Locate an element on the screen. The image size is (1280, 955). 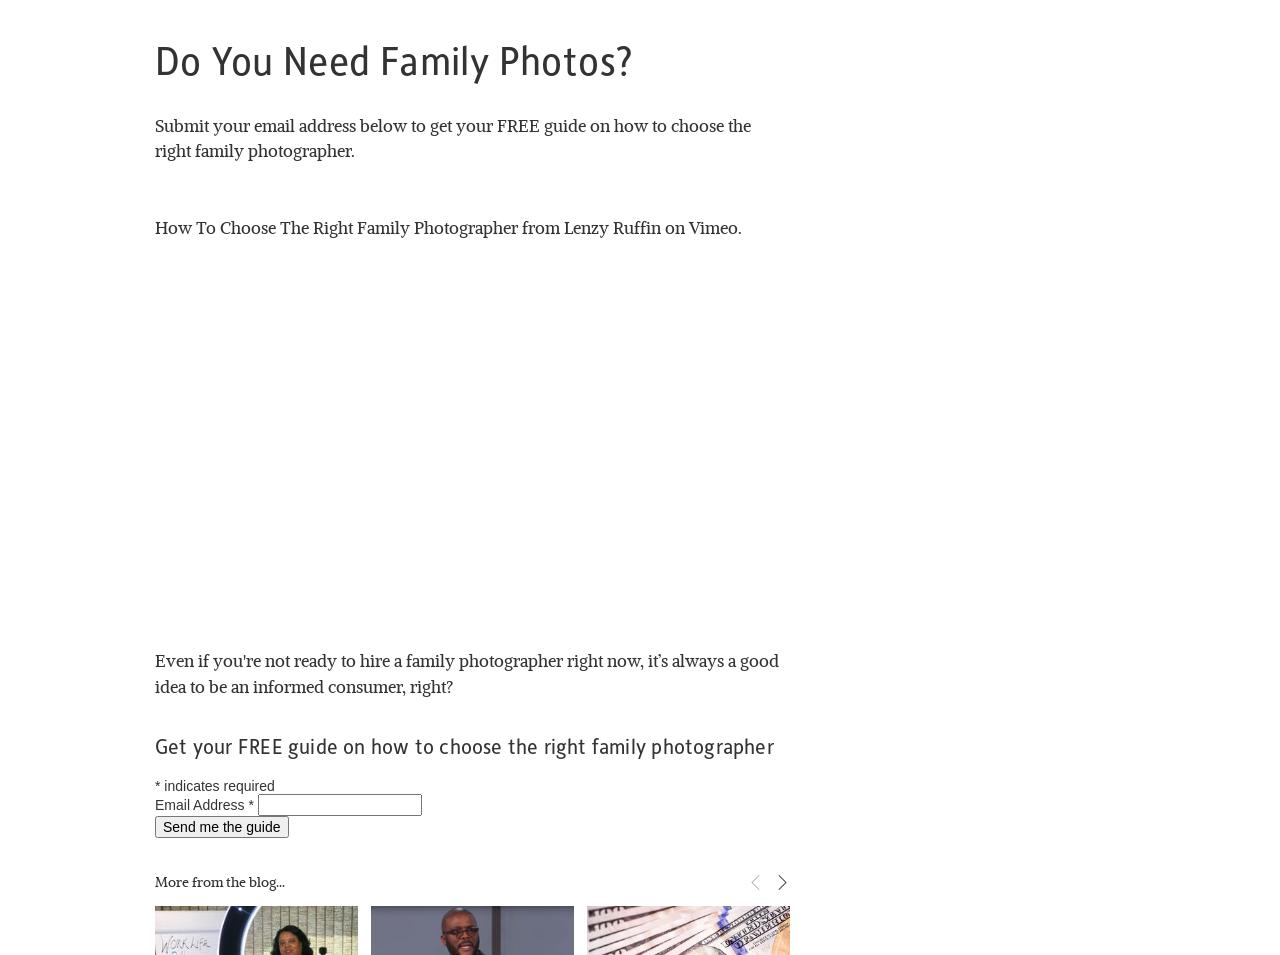
'How To Choose The Right Family Photographer' is located at coordinates (336, 226).